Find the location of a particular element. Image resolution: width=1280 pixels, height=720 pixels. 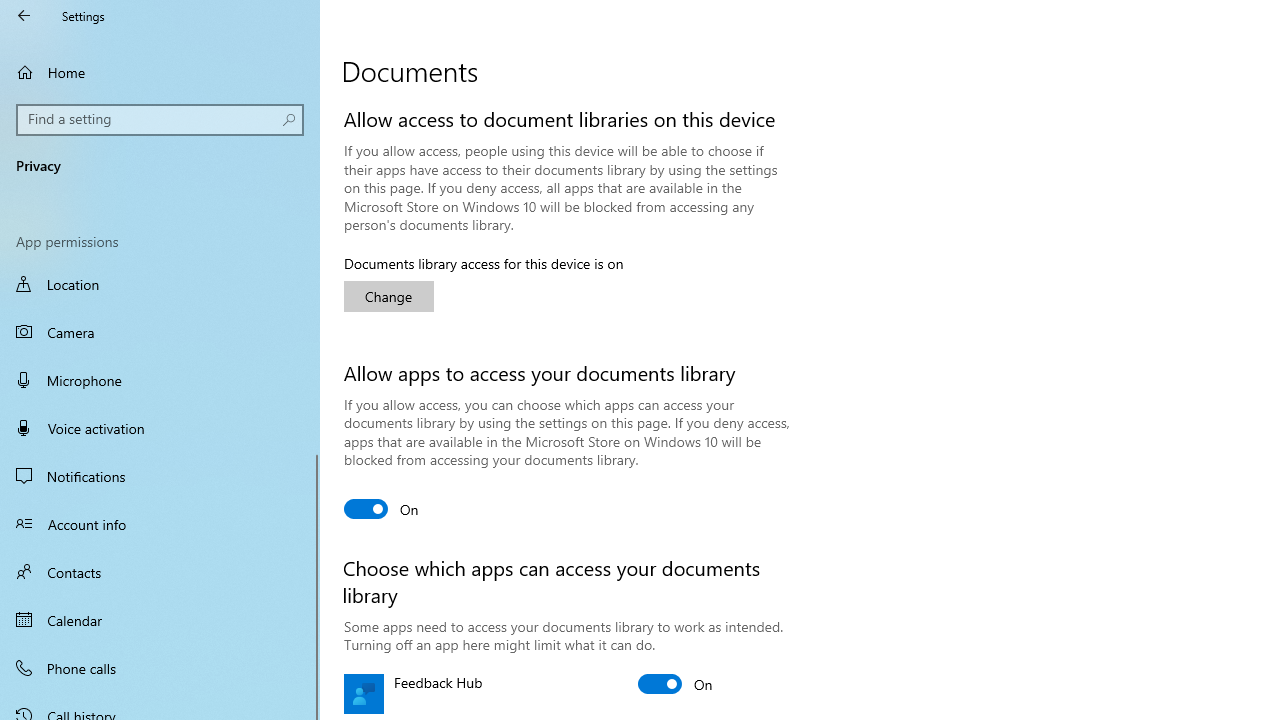

'Home' is located at coordinates (160, 71).